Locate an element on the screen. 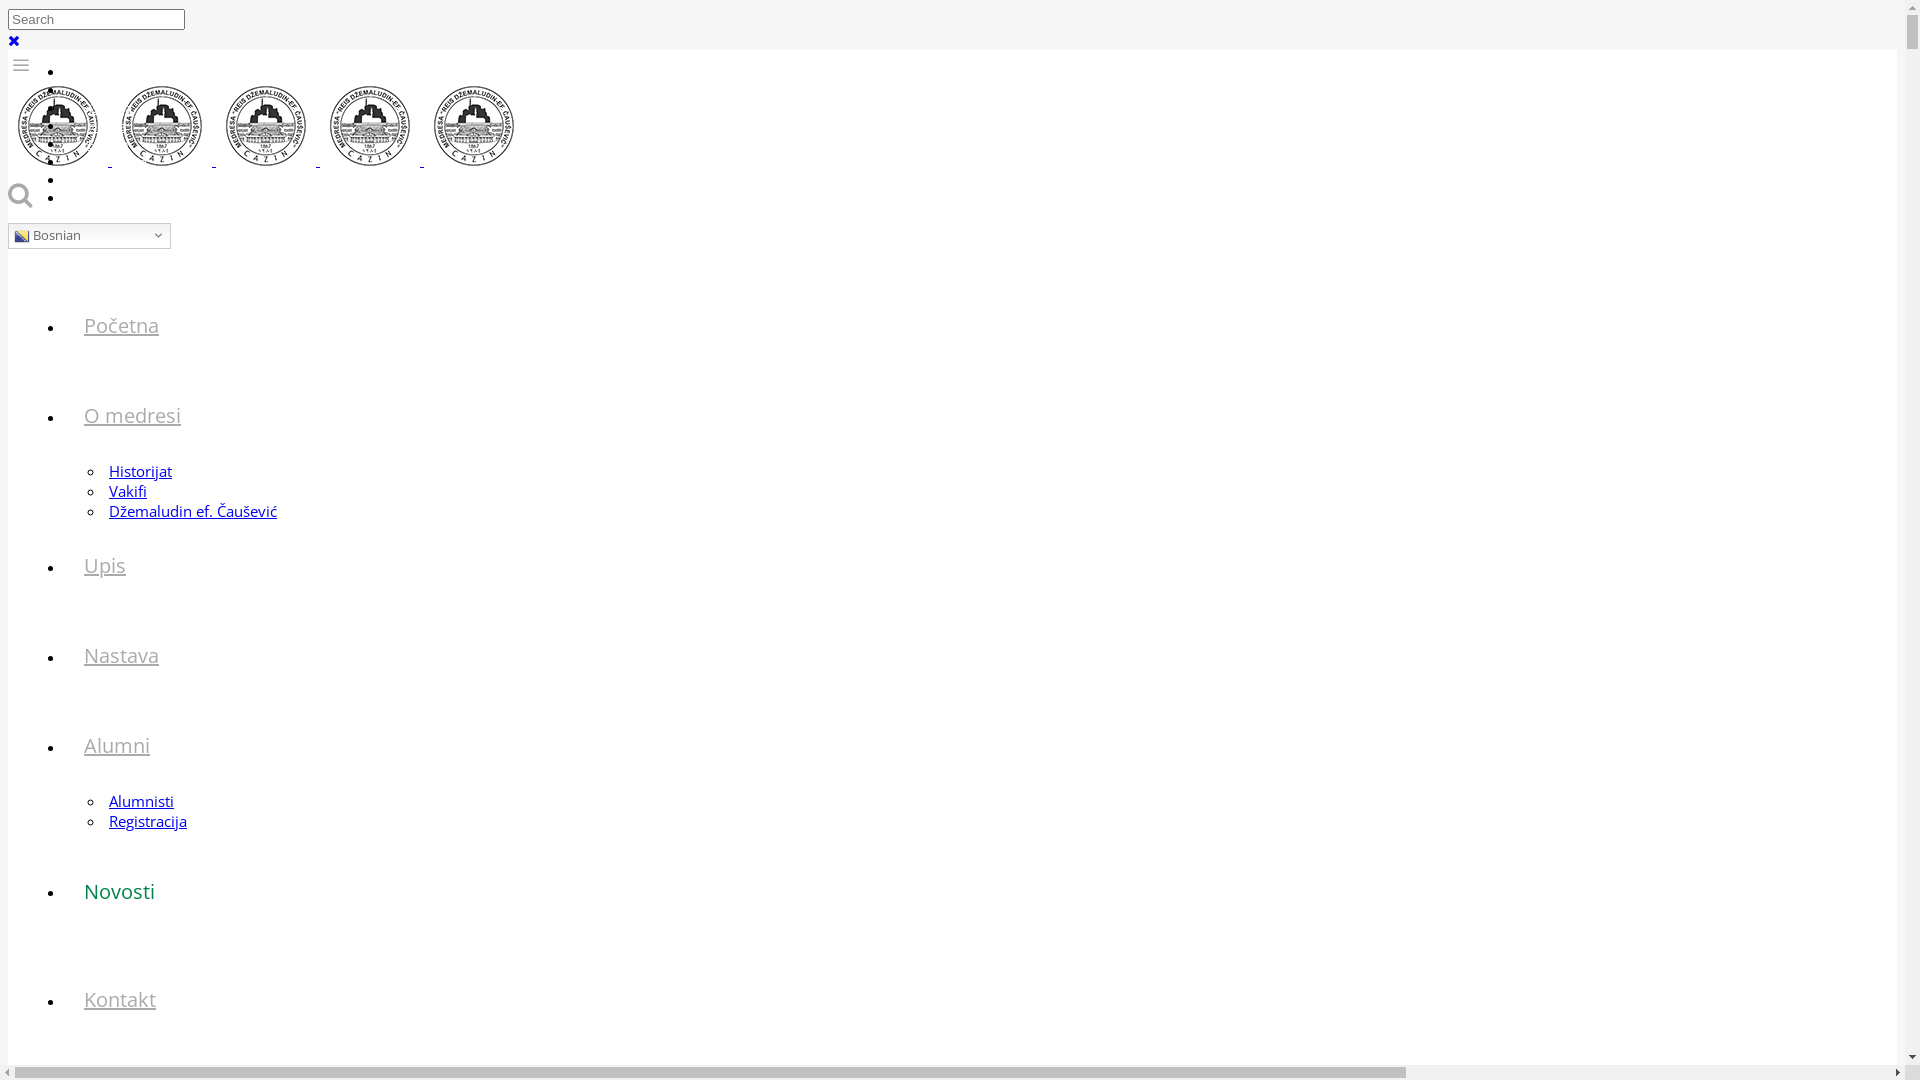 The width and height of the screenshot is (1920, 1080). 'Upis' is located at coordinates (104, 565).